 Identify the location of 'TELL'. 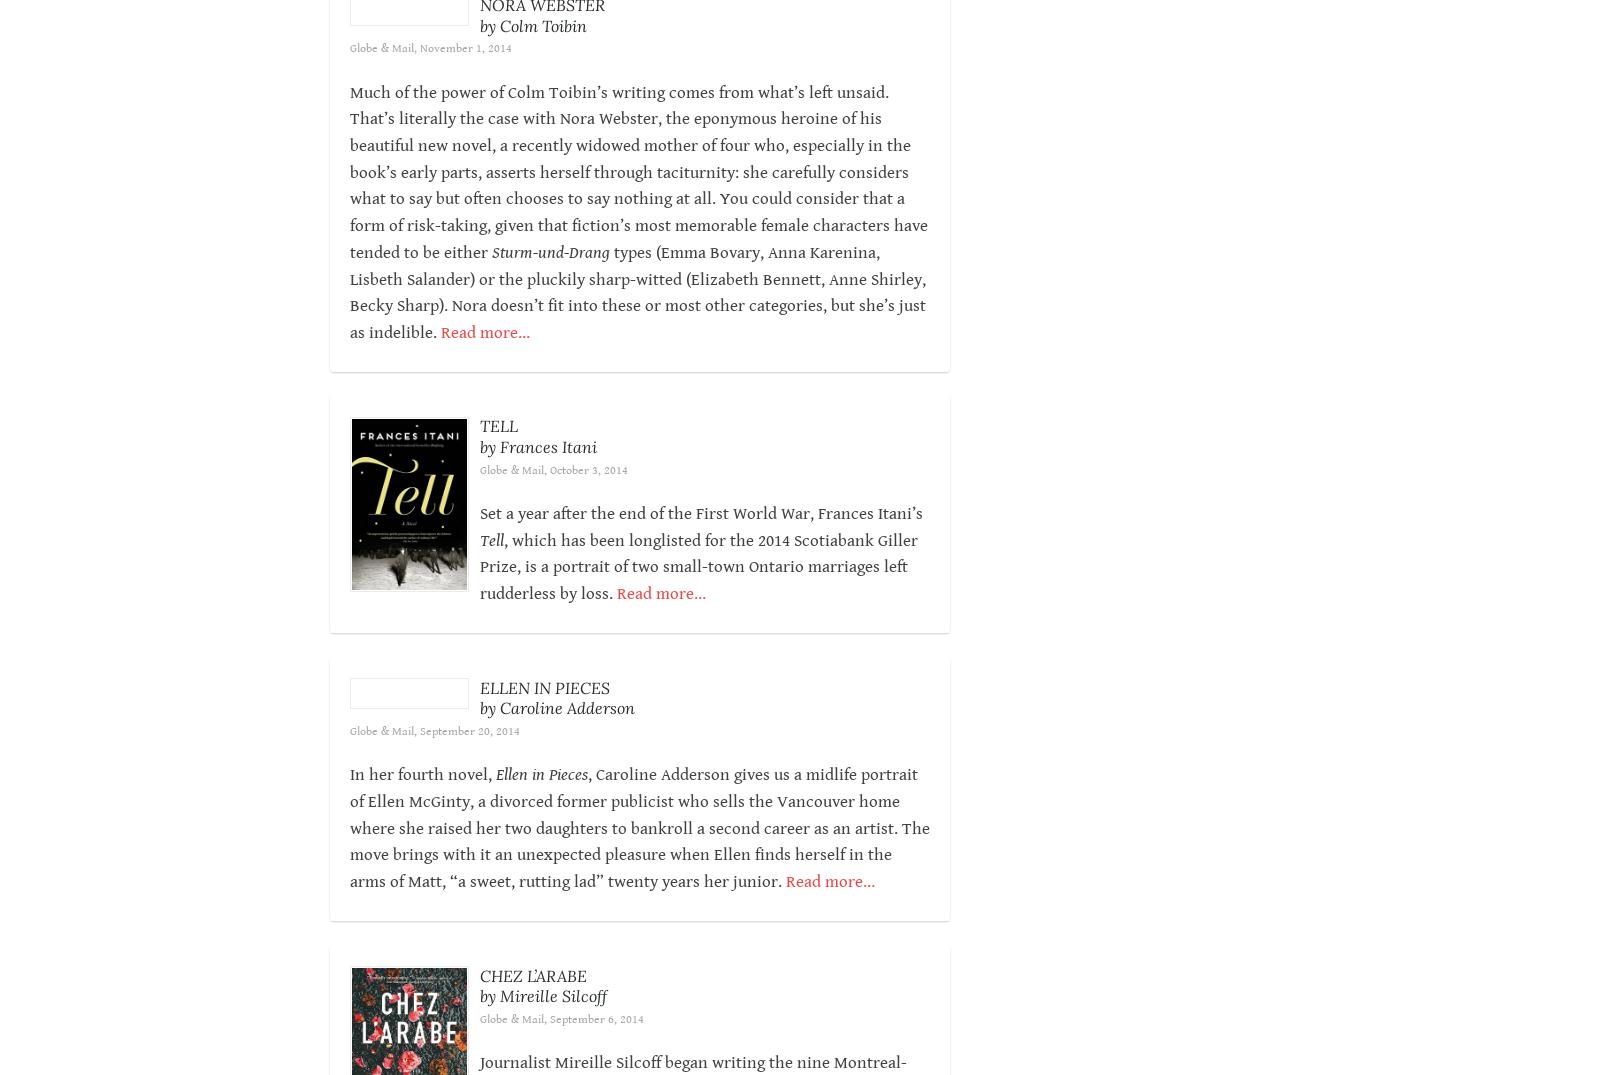
(497, 453).